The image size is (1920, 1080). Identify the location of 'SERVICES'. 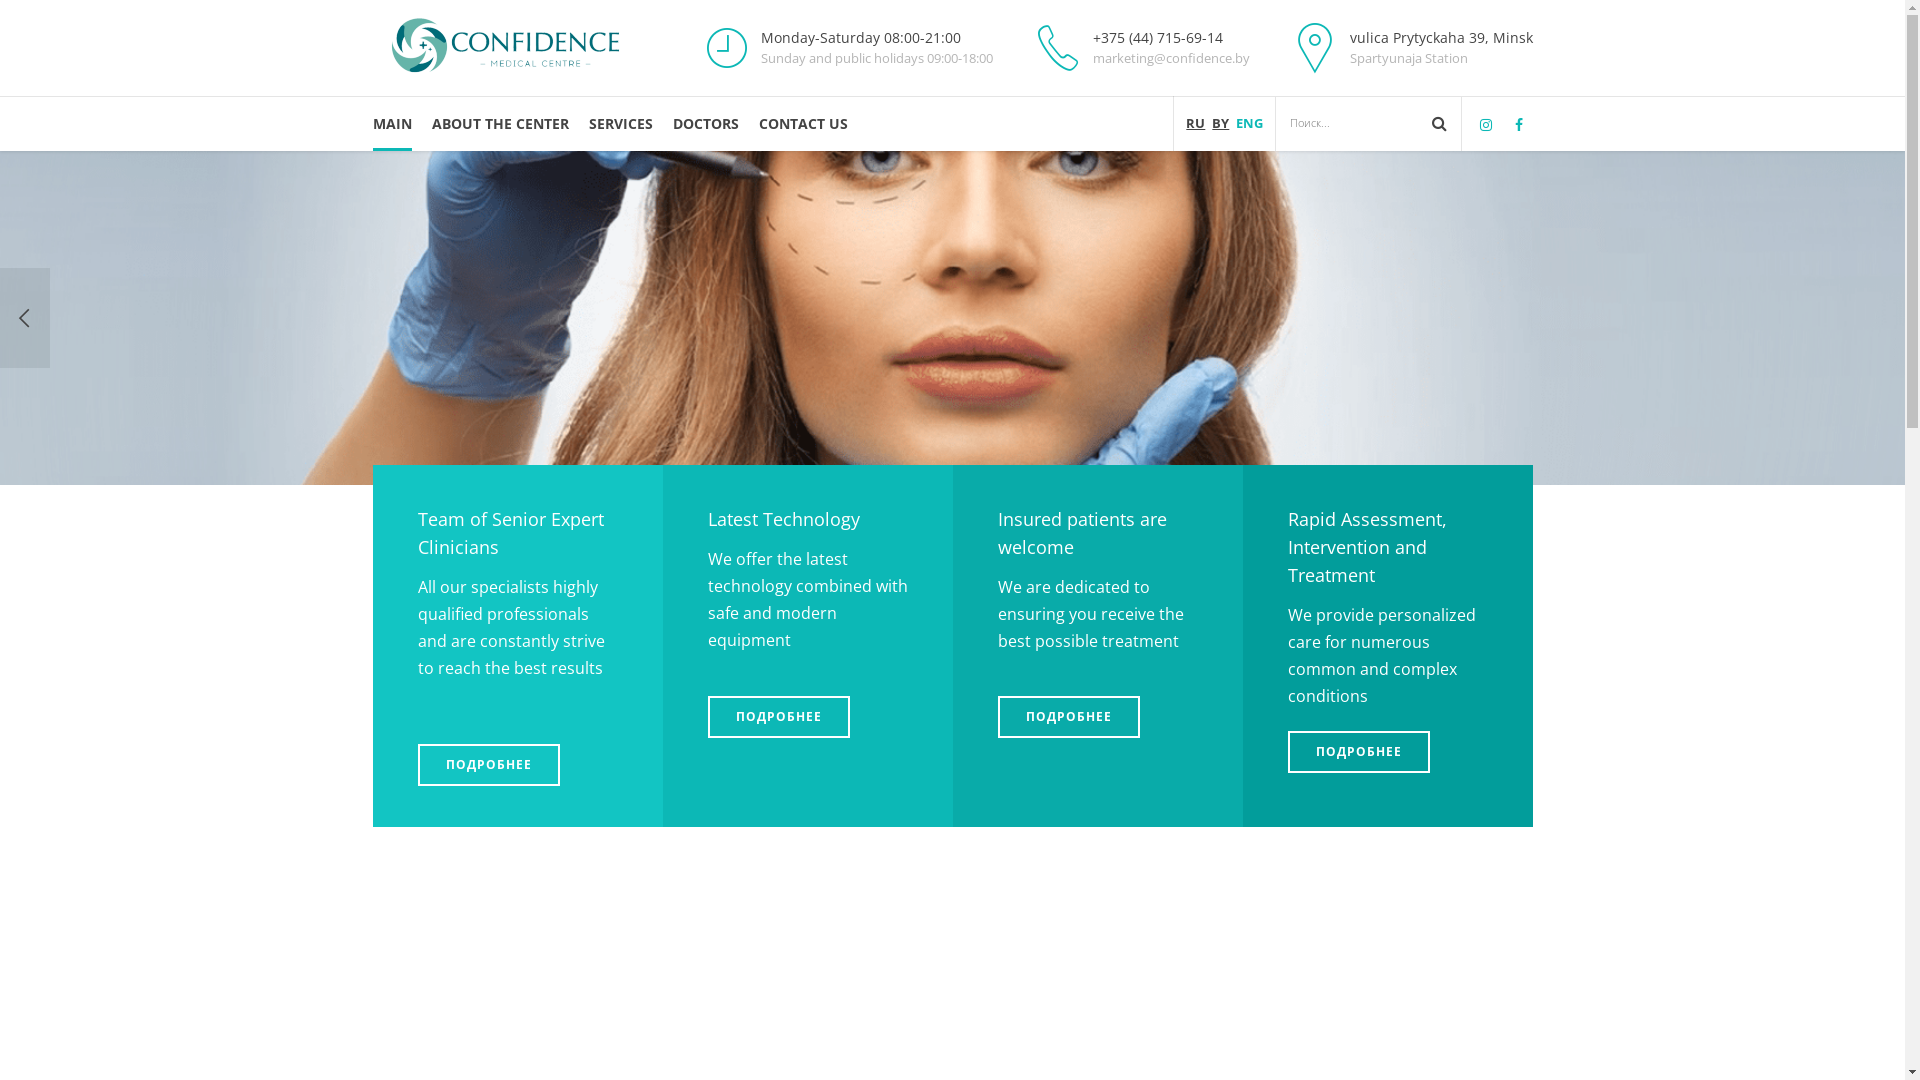
(618, 123).